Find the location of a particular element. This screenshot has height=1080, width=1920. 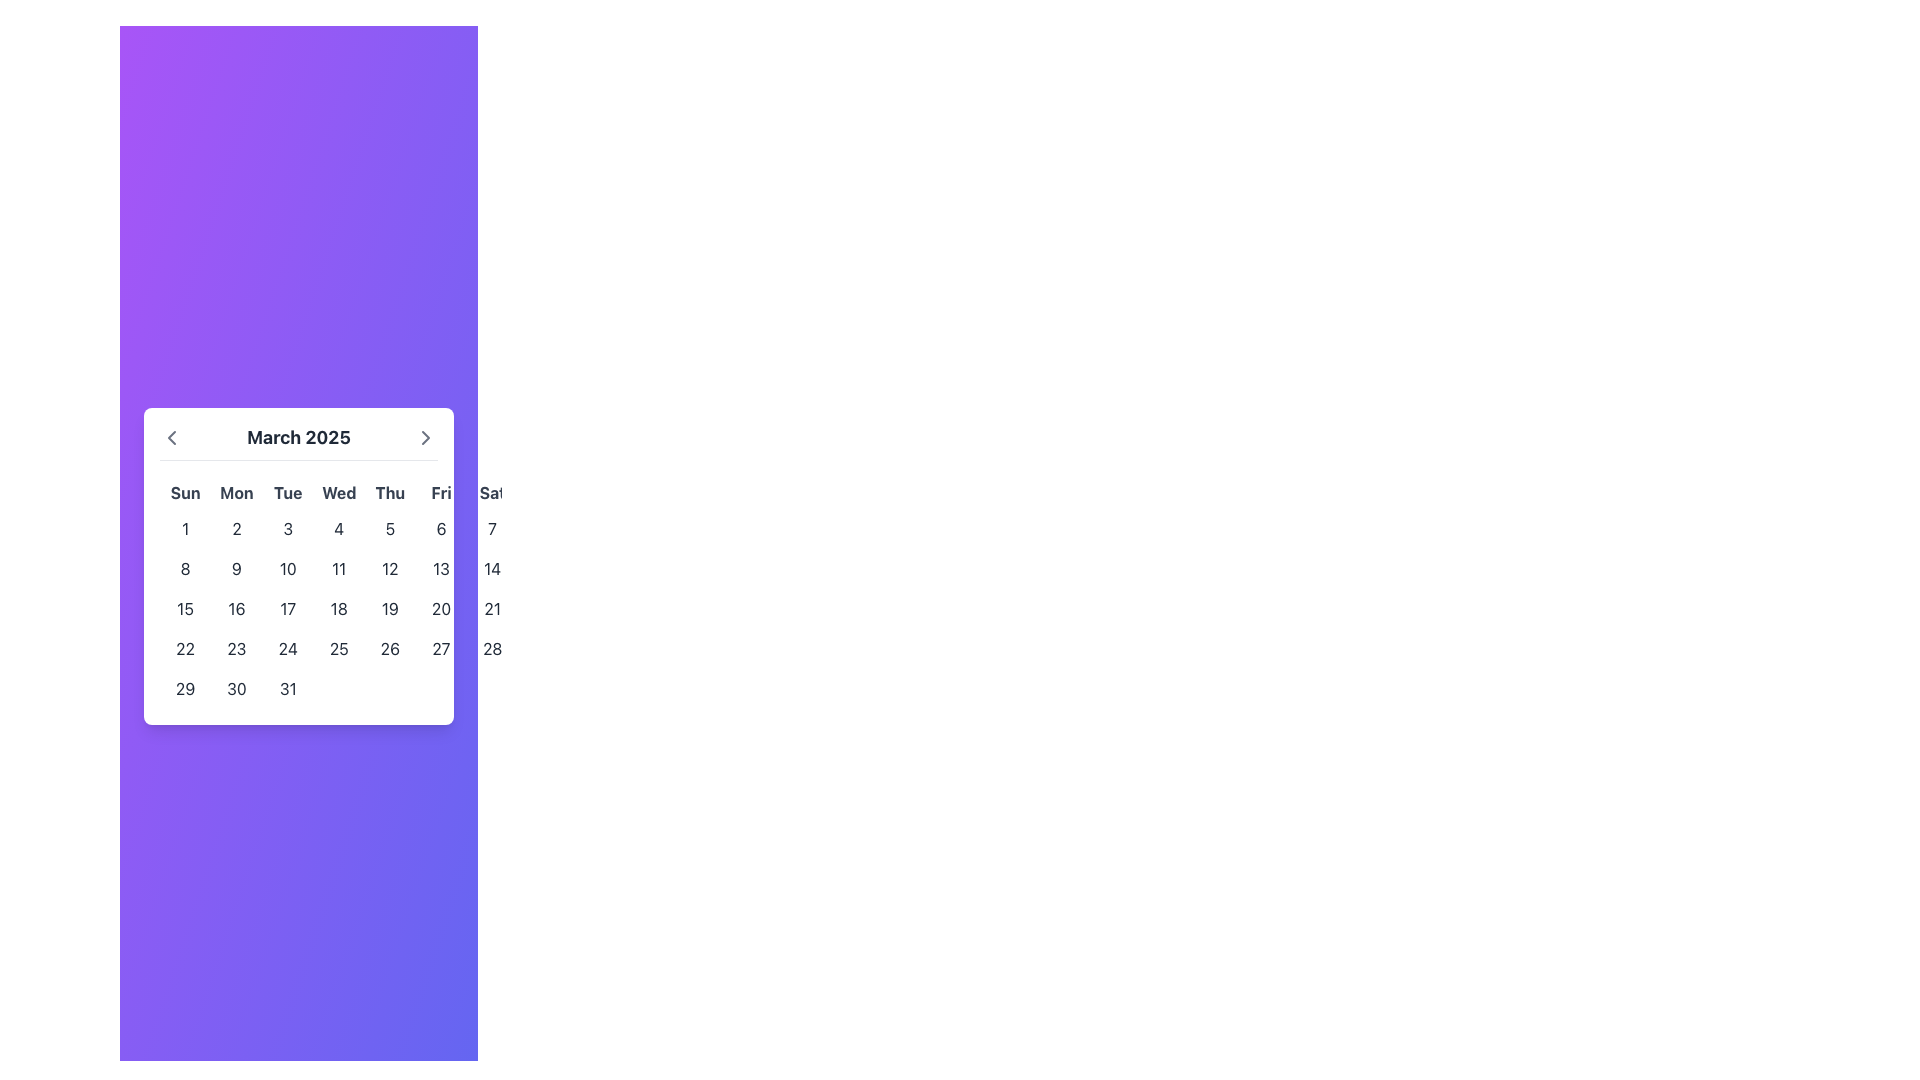

the button that navigates to the previous month in the calendar application, located in the top-left corner of the calendar header, to change its color is located at coordinates (172, 436).